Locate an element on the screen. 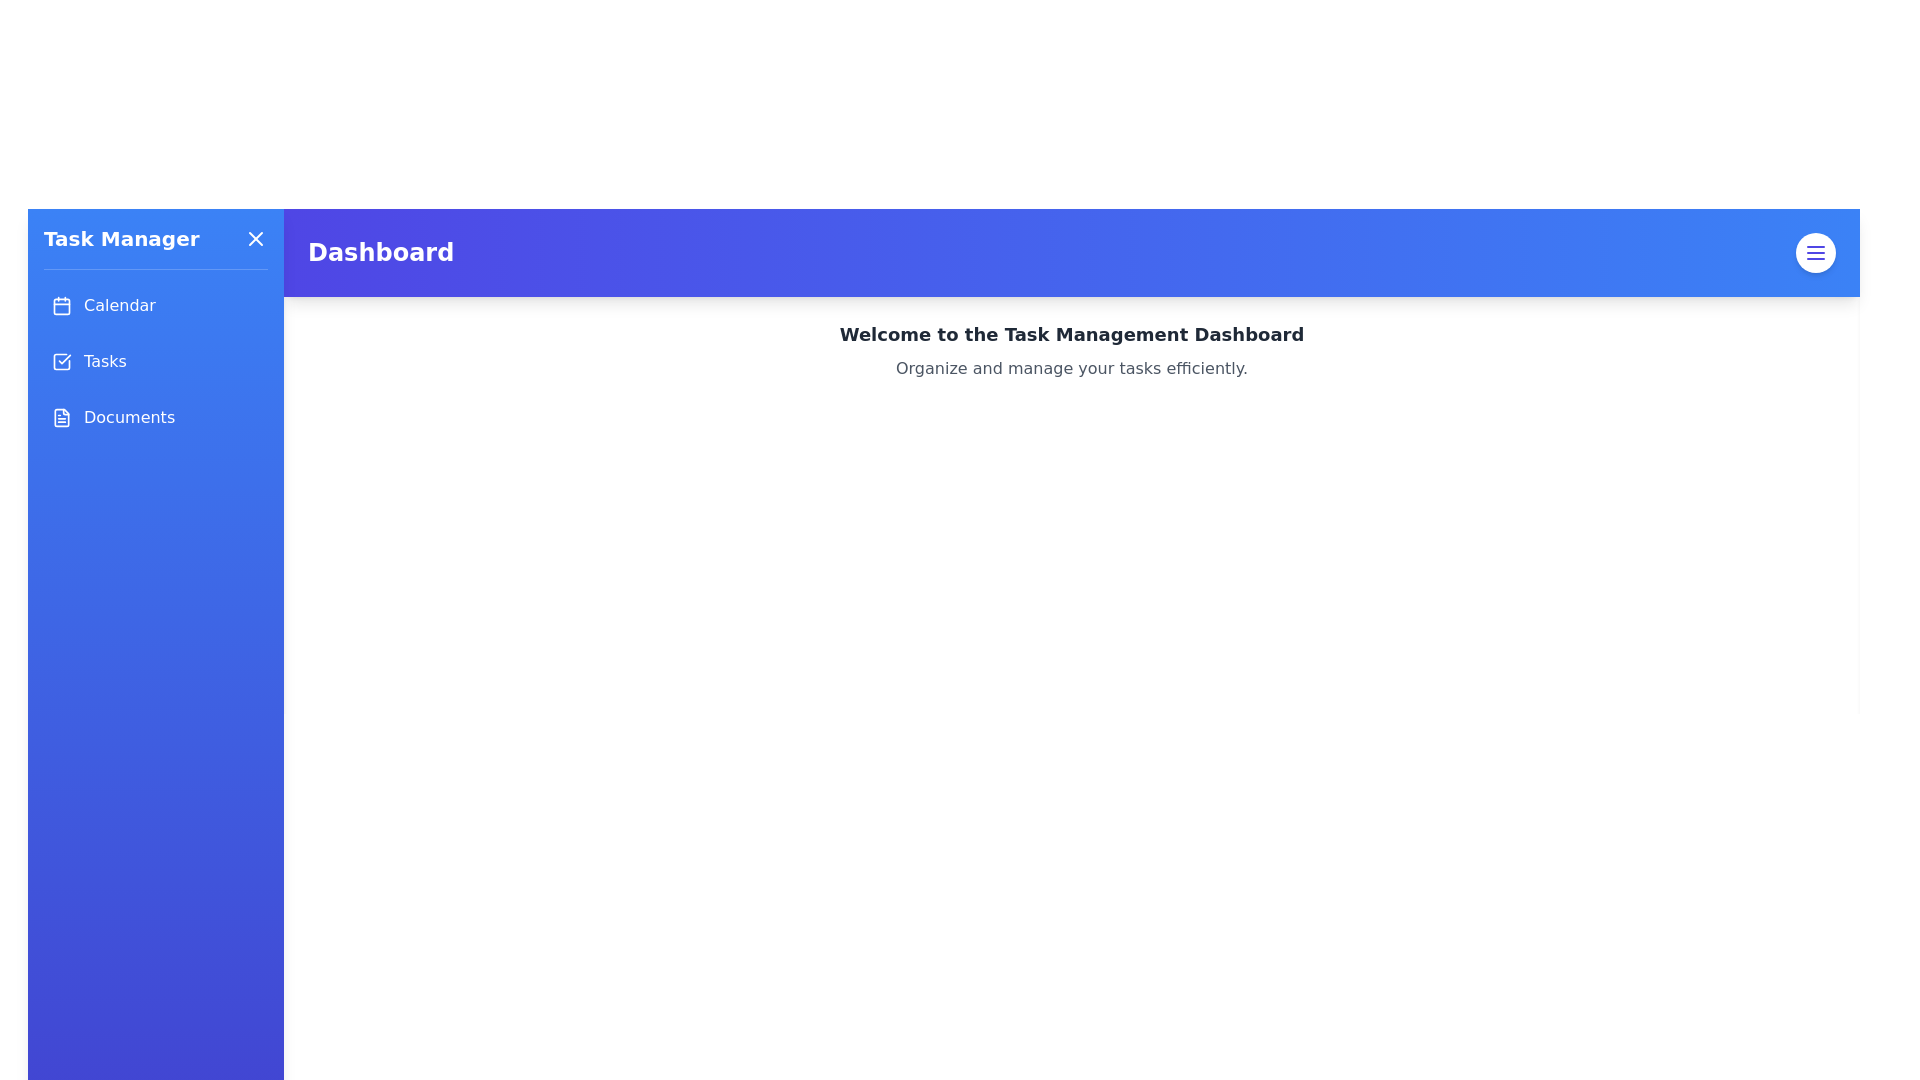 The width and height of the screenshot is (1920, 1080). text from the 'Dashboard' label, which is prominently displayed in bold on a blue gradient background, located at the top bar of the application is located at coordinates (381, 252).